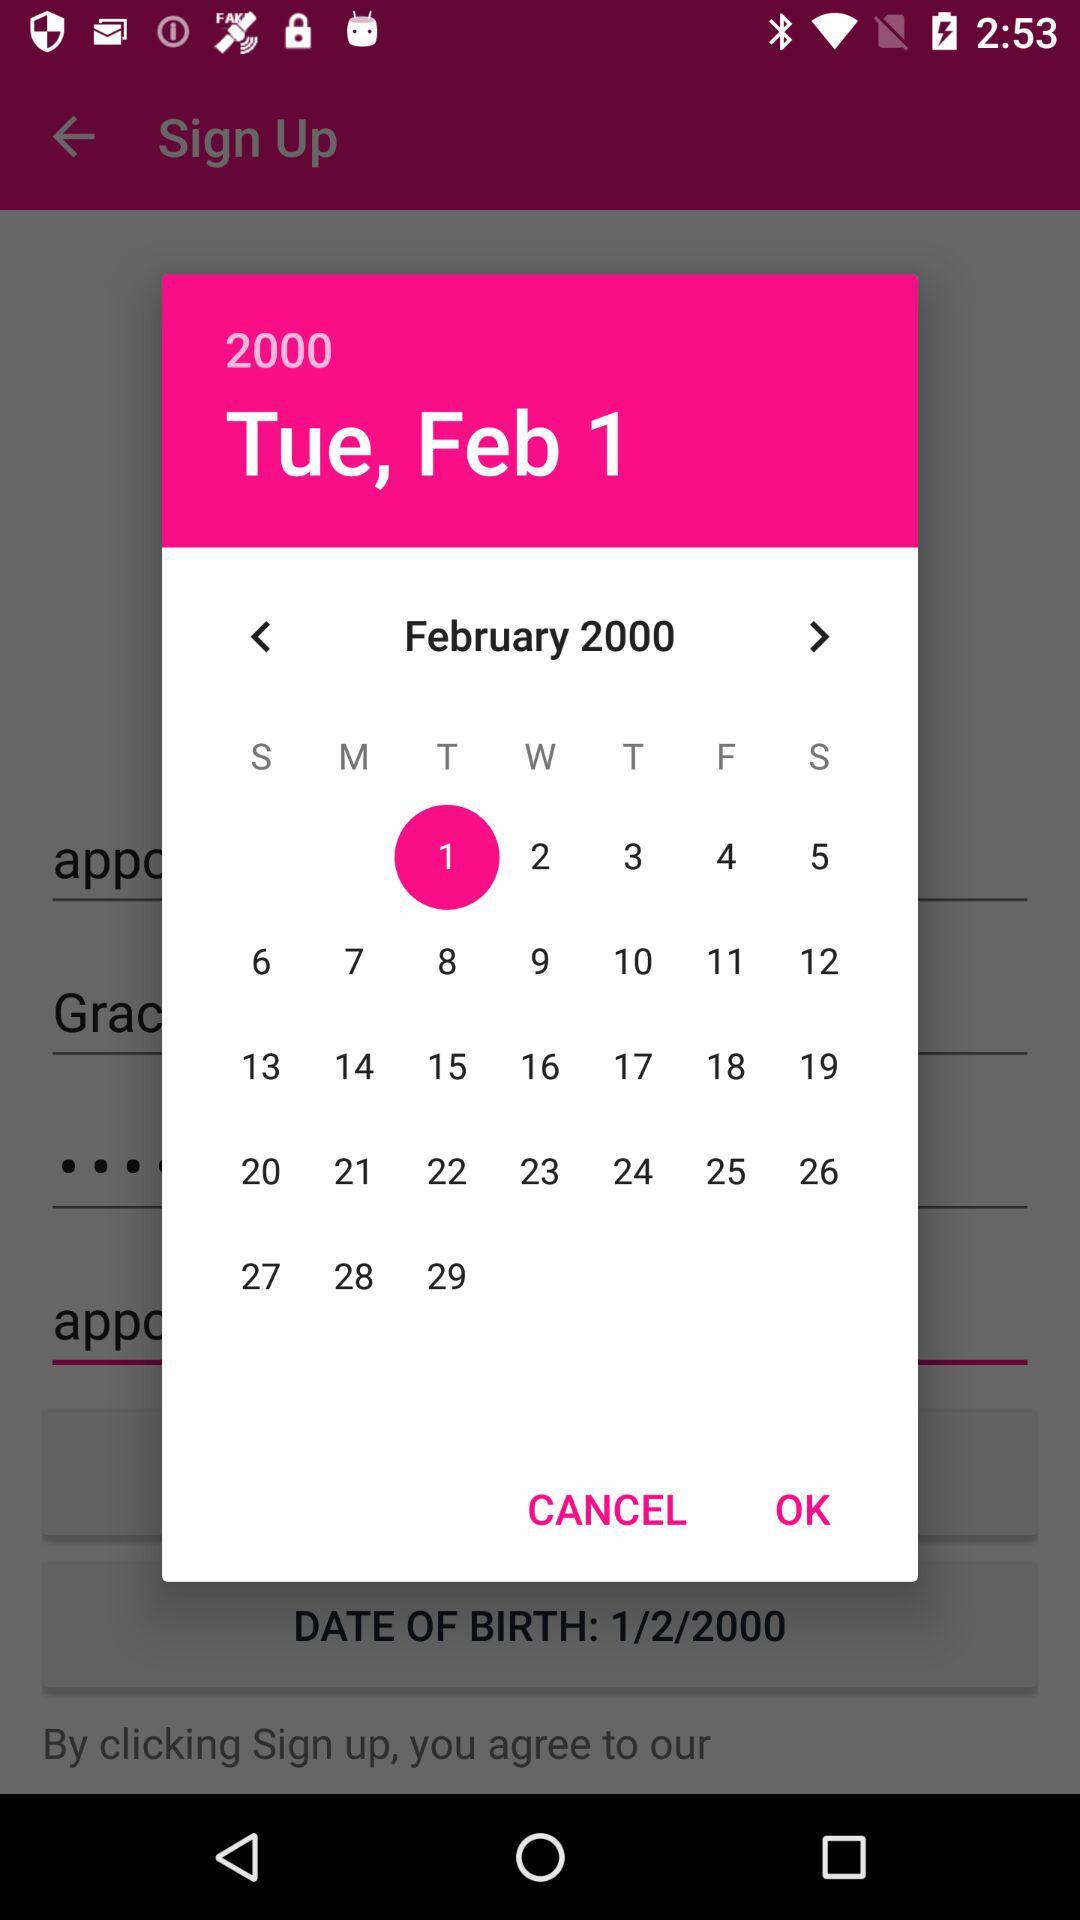 The width and height of the screenshot is (1080, 1920). Describe the element at coordinates (606, 1508) in the screenshot. I see `the item to the left of ok` at that location.